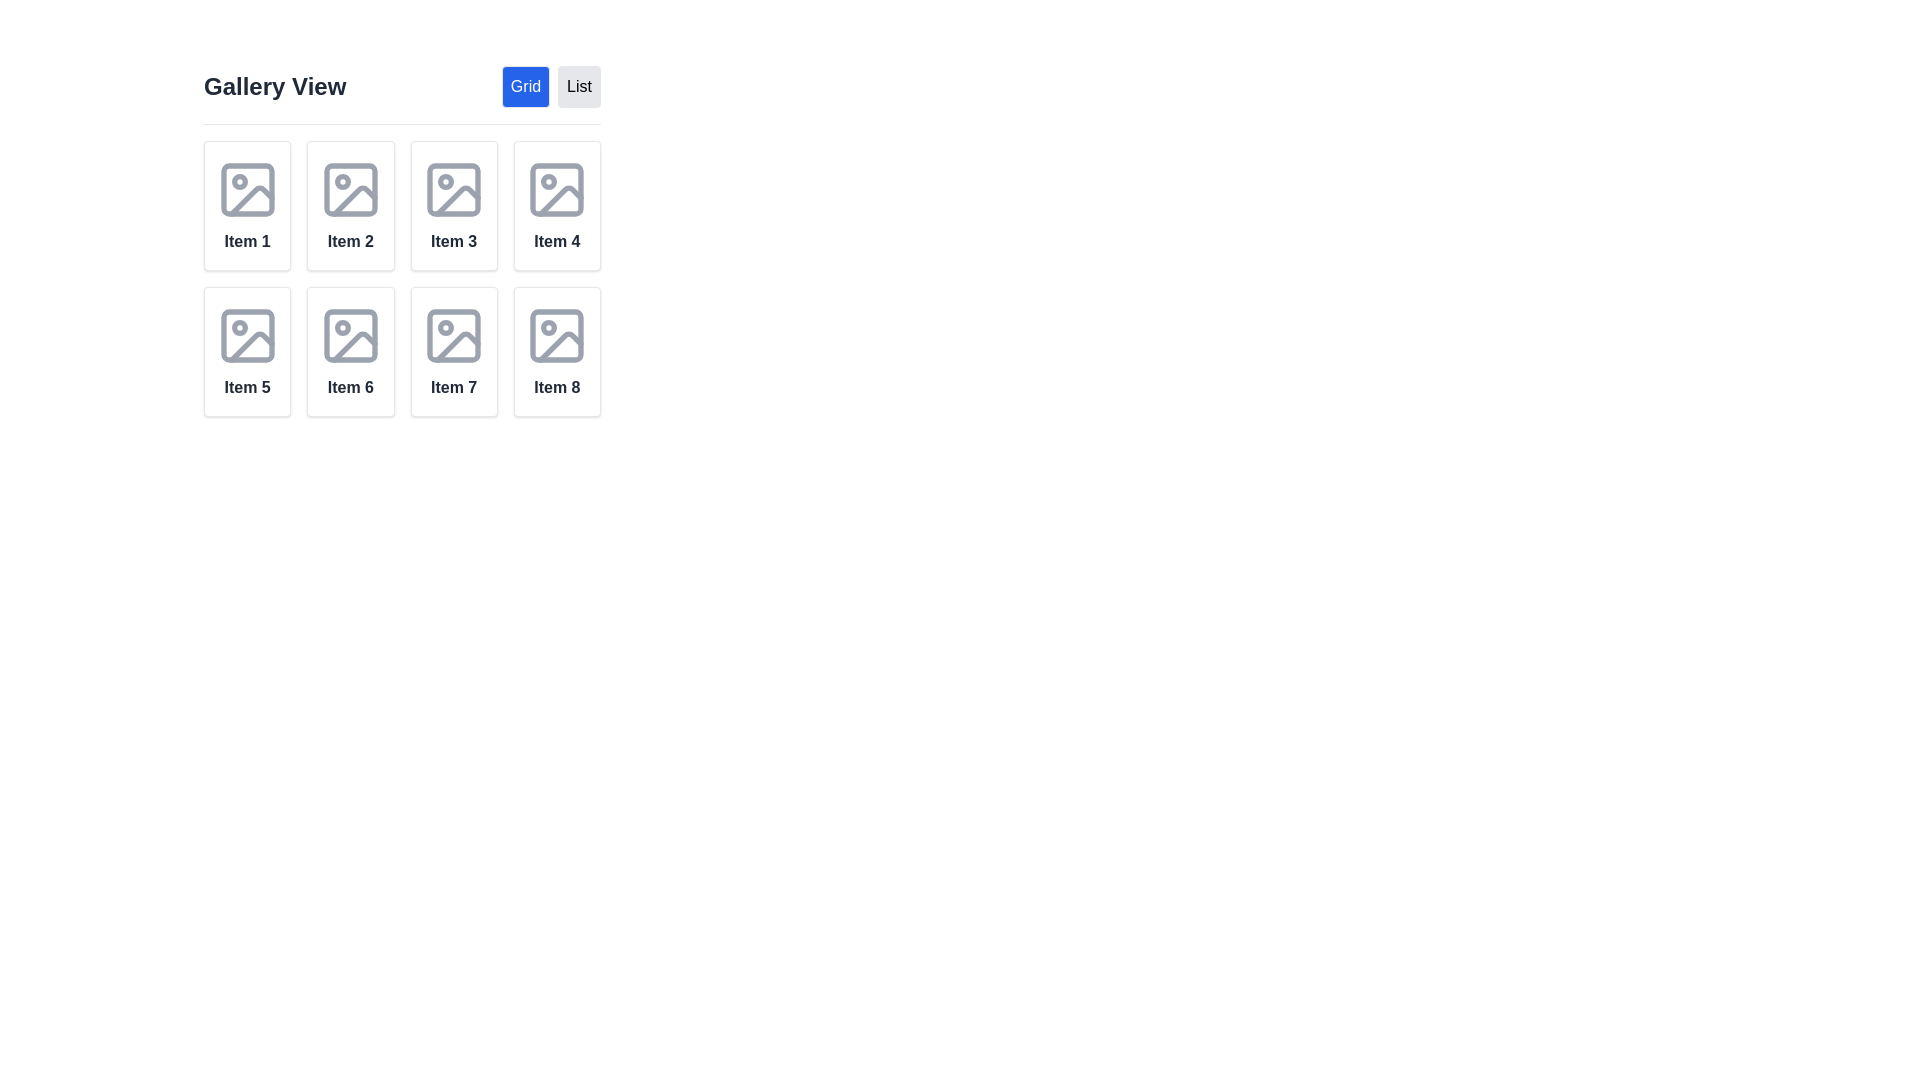 This screenshot has height=1080, width=1920. Describe the element at coordinates (246, 205) in the screenshot. I see `the first Card Widget in the grid layout, positioned under the 'Gallery View' label and next to the 'Grid' and 'List' buttons` at that location.